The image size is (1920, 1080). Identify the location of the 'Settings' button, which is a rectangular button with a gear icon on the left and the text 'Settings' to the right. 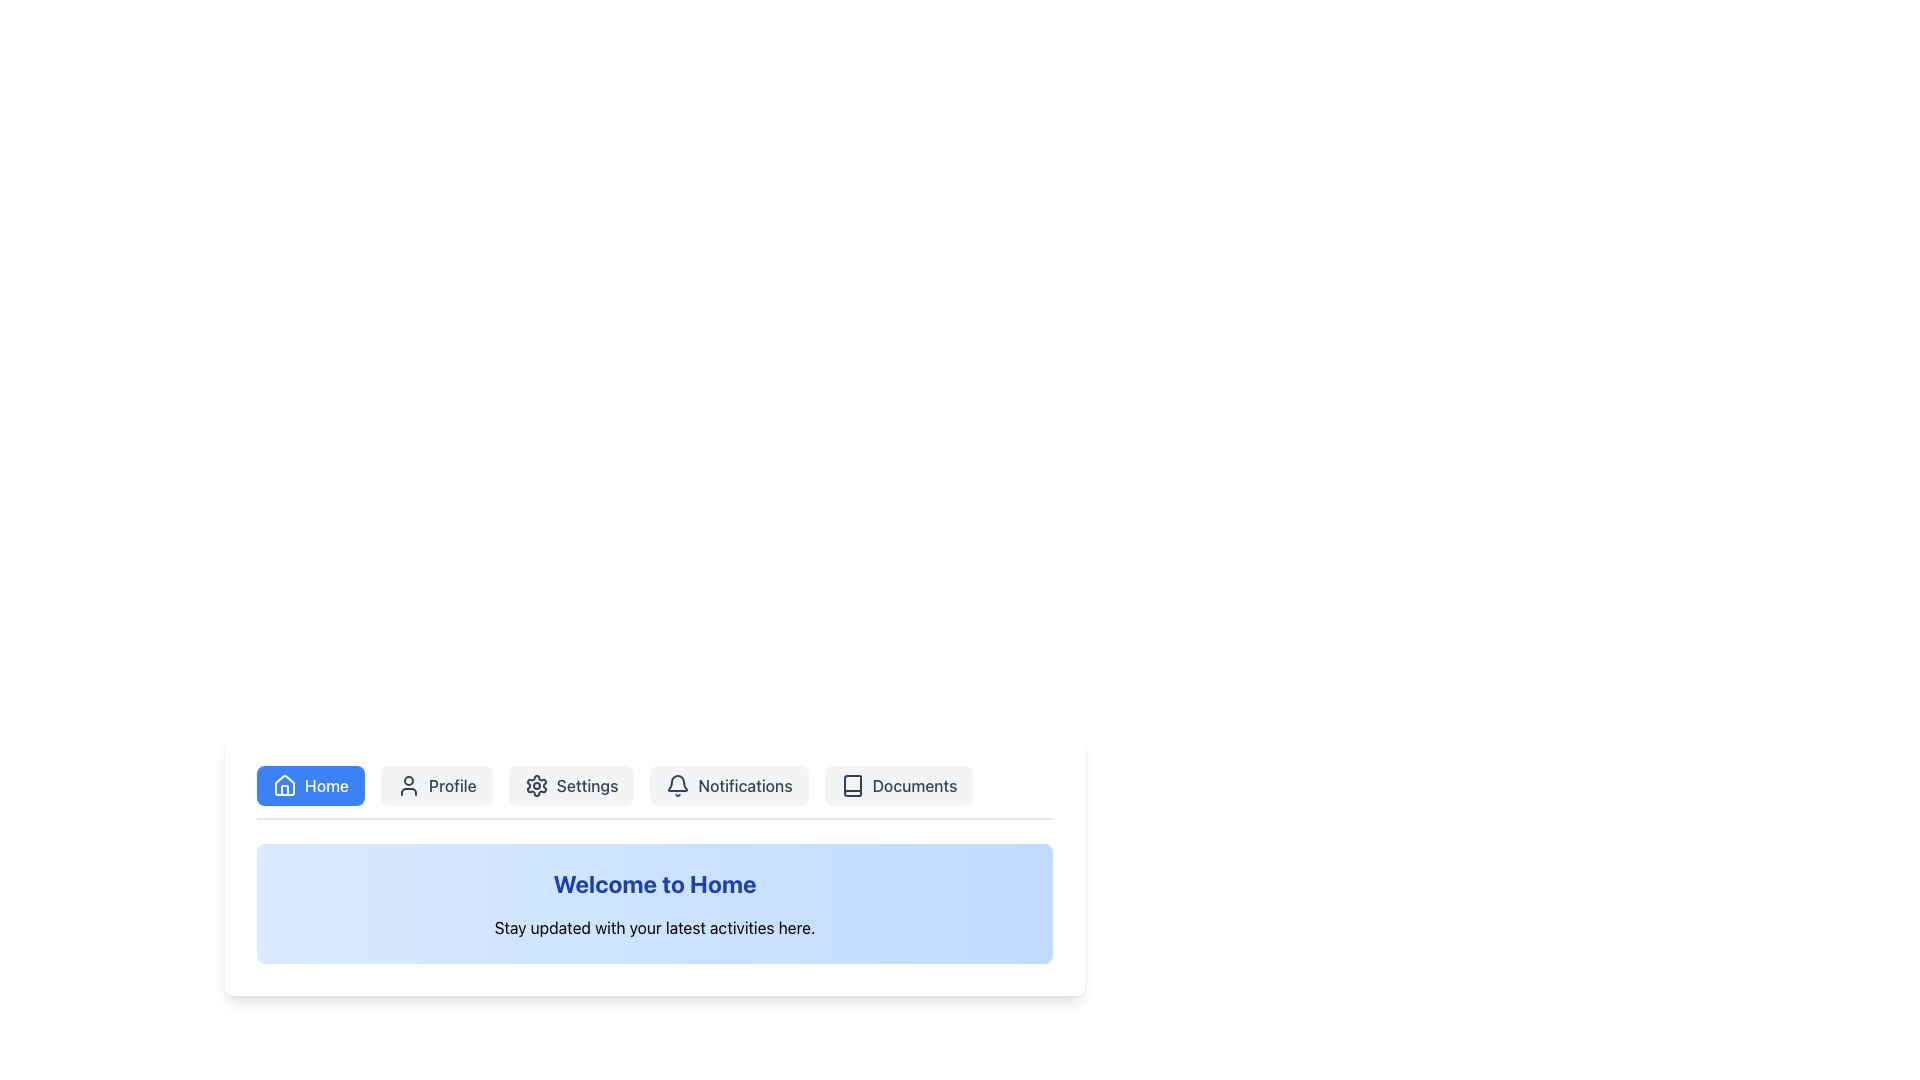
(570, 785).